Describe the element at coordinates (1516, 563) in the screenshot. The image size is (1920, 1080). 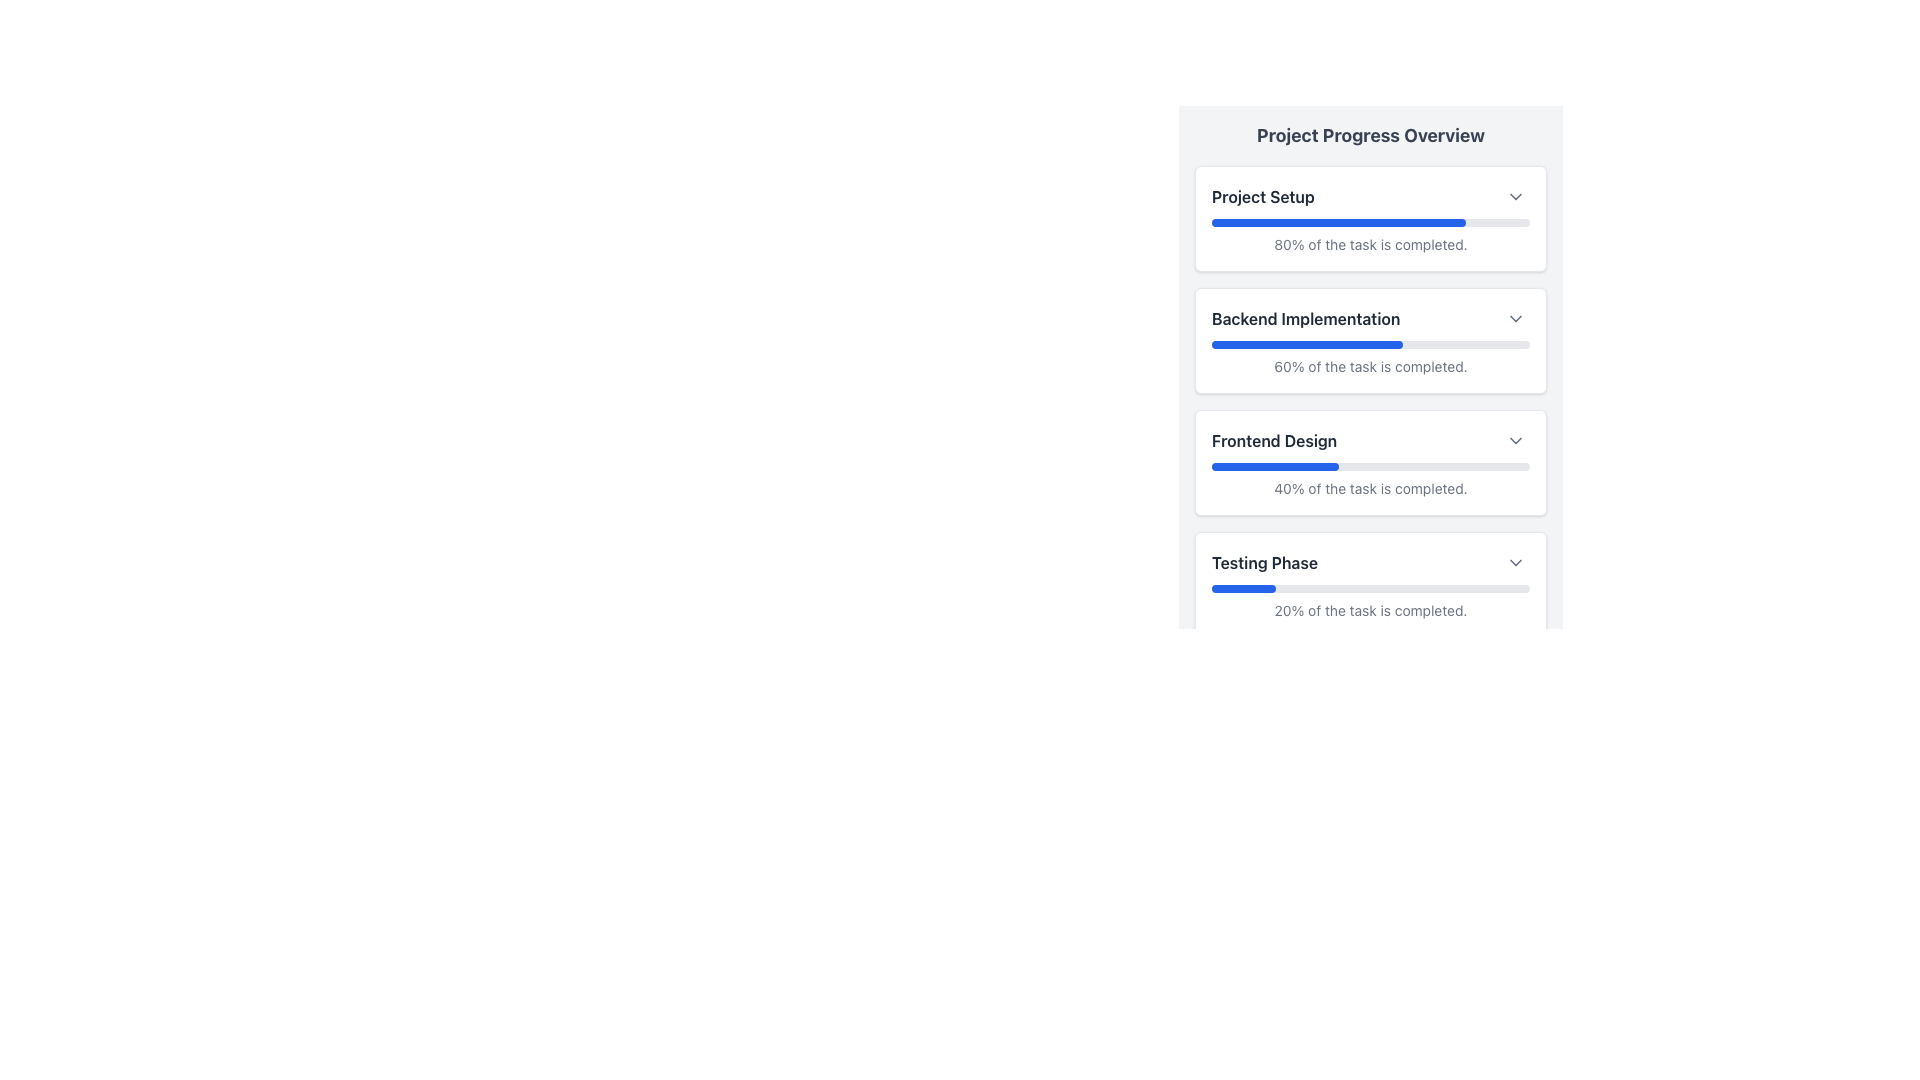
I see `the downward-facing chevron icon, which is aligned to the right of the Testing Phase label in the Project Progress Overview interface` at that location.